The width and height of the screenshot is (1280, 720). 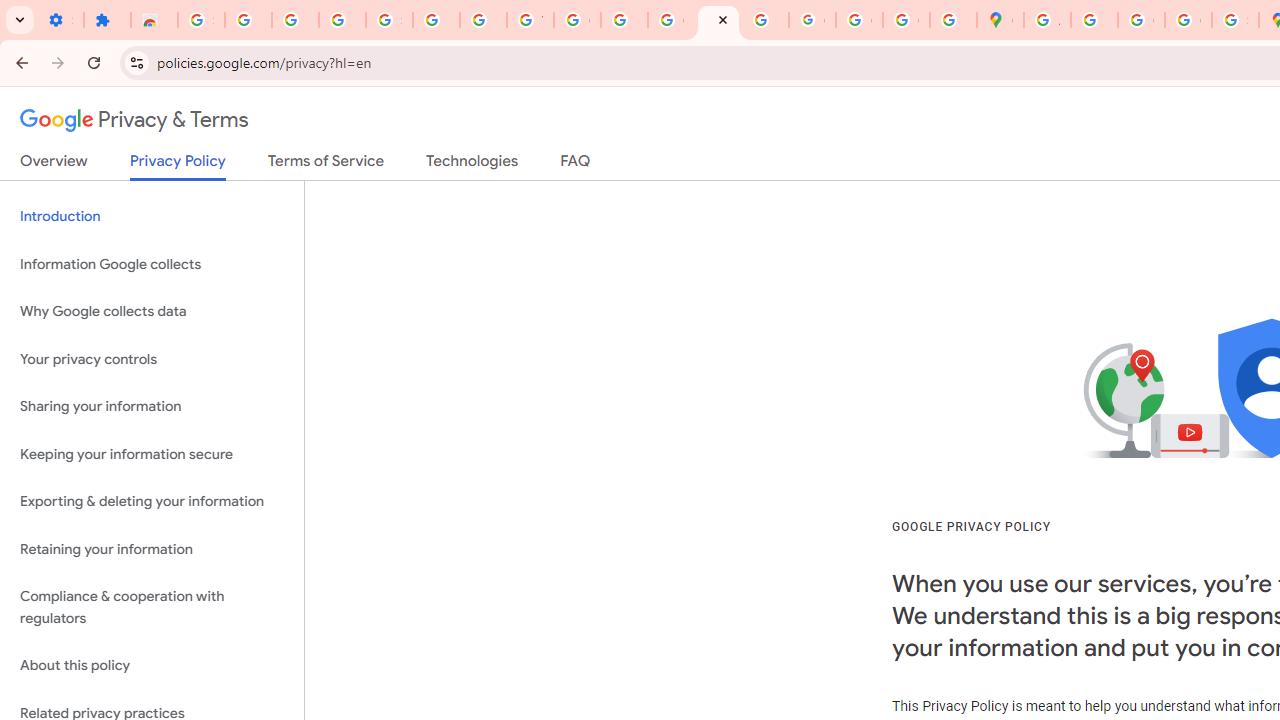 I want to click on 'Exporting & deleting your information', so click(x=151, y=501).